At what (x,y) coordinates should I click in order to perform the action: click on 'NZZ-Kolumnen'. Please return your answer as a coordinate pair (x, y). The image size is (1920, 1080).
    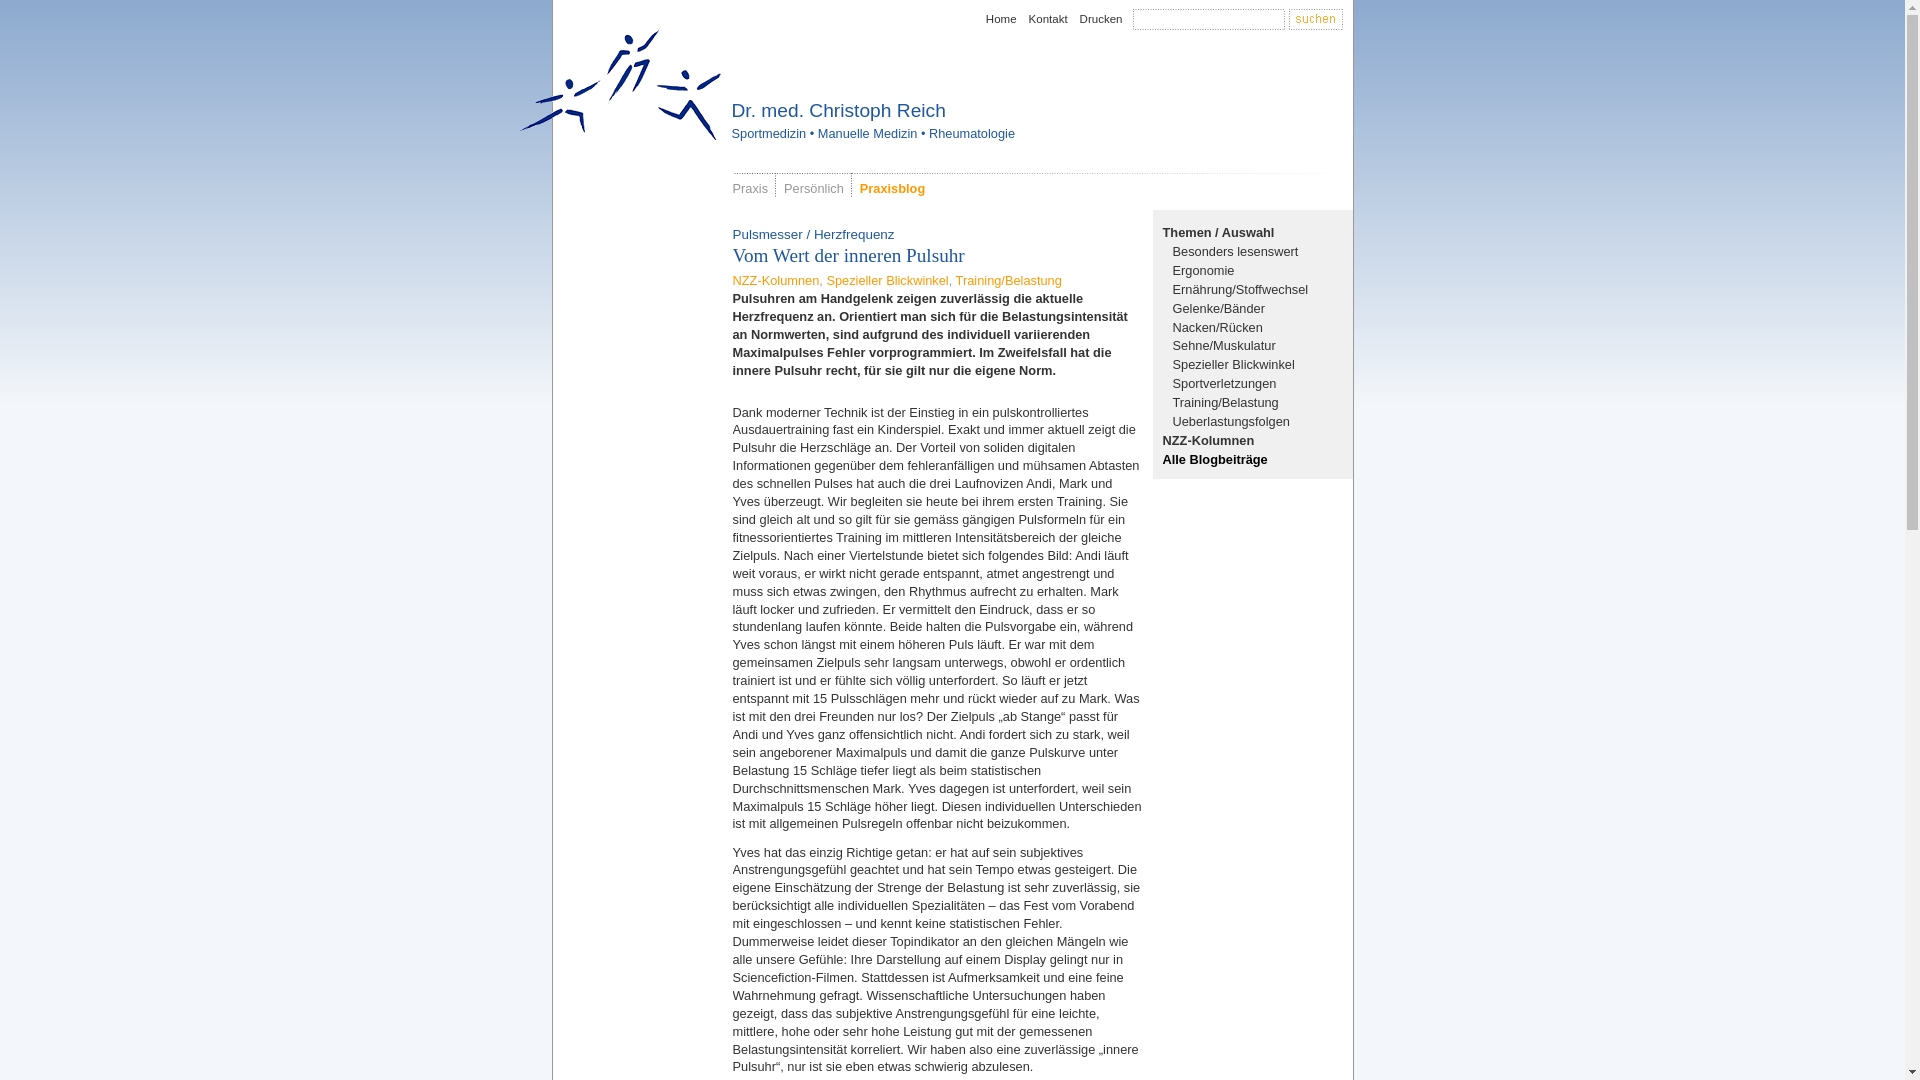
    Looking at the image, I should click on (774, 280).